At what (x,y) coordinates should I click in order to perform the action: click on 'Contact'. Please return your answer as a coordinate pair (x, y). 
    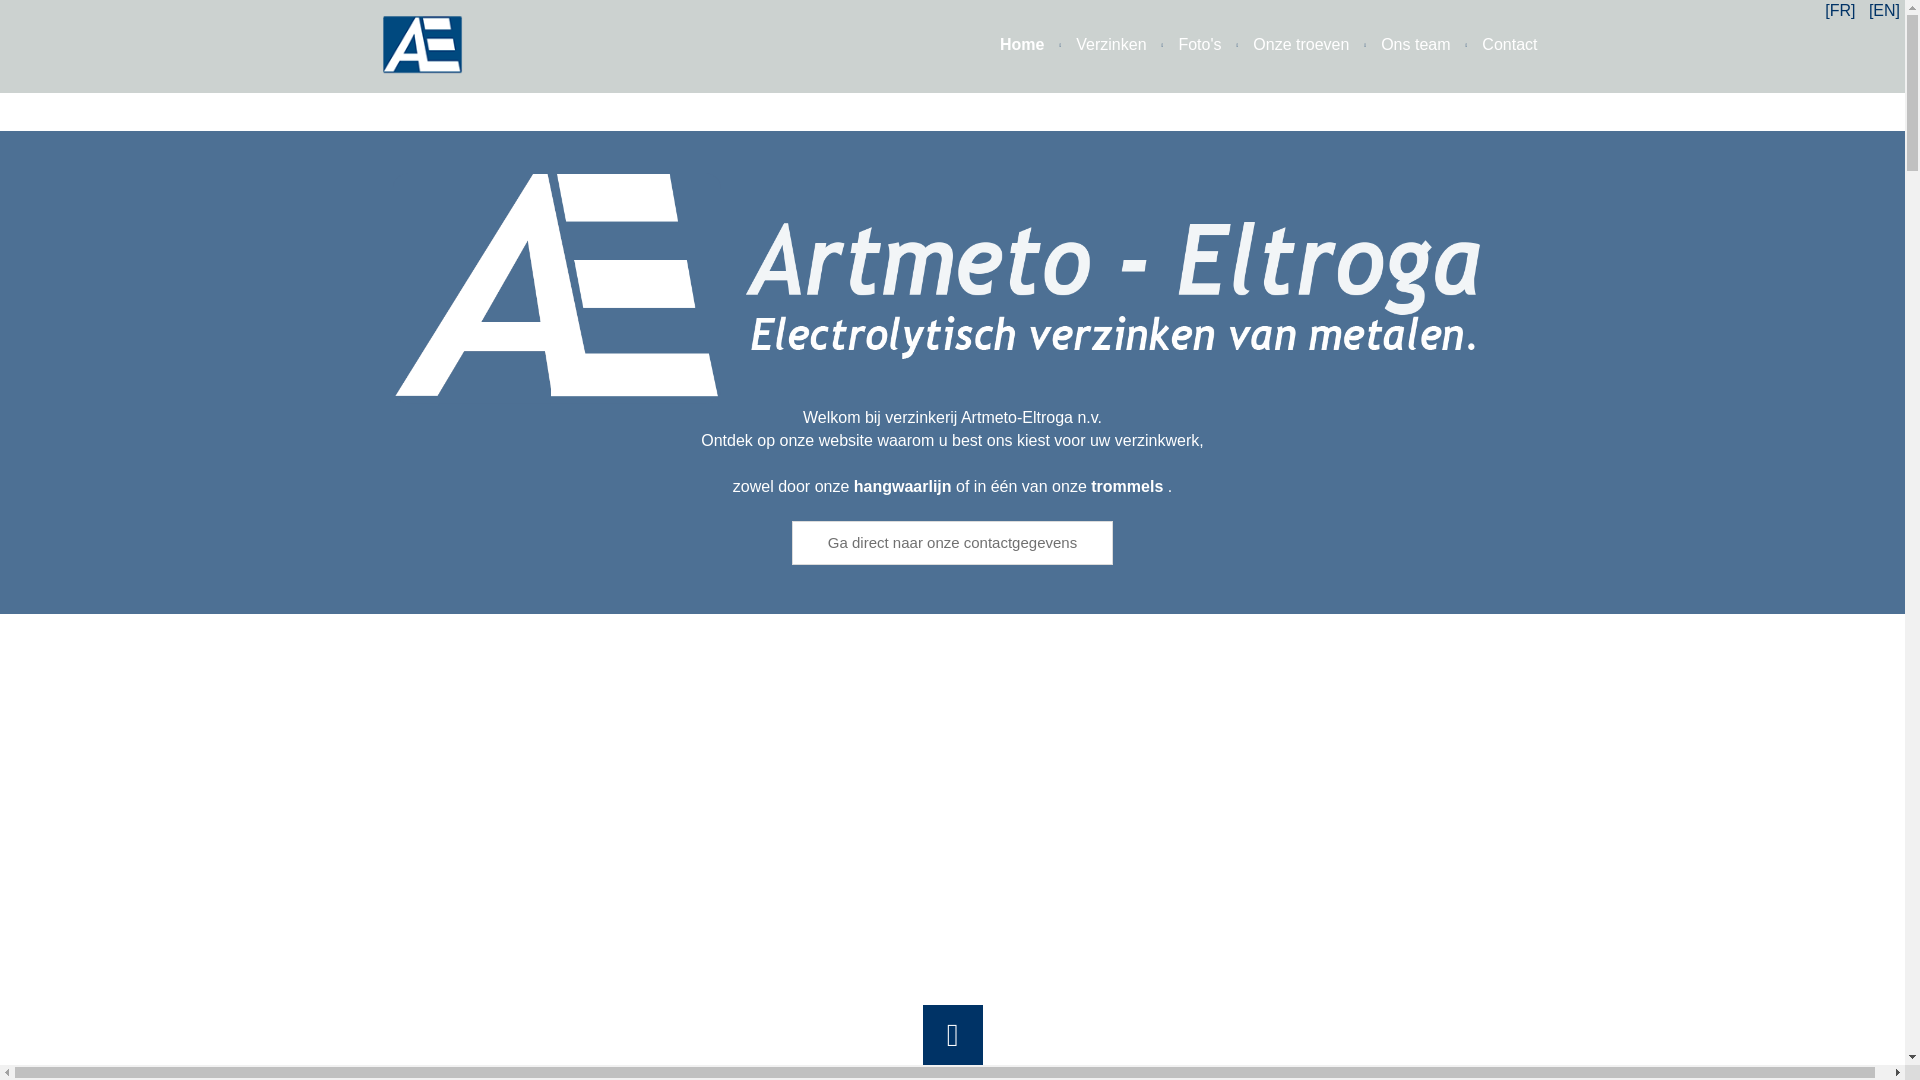
    Looking at the image, I should click on (1494, 45).